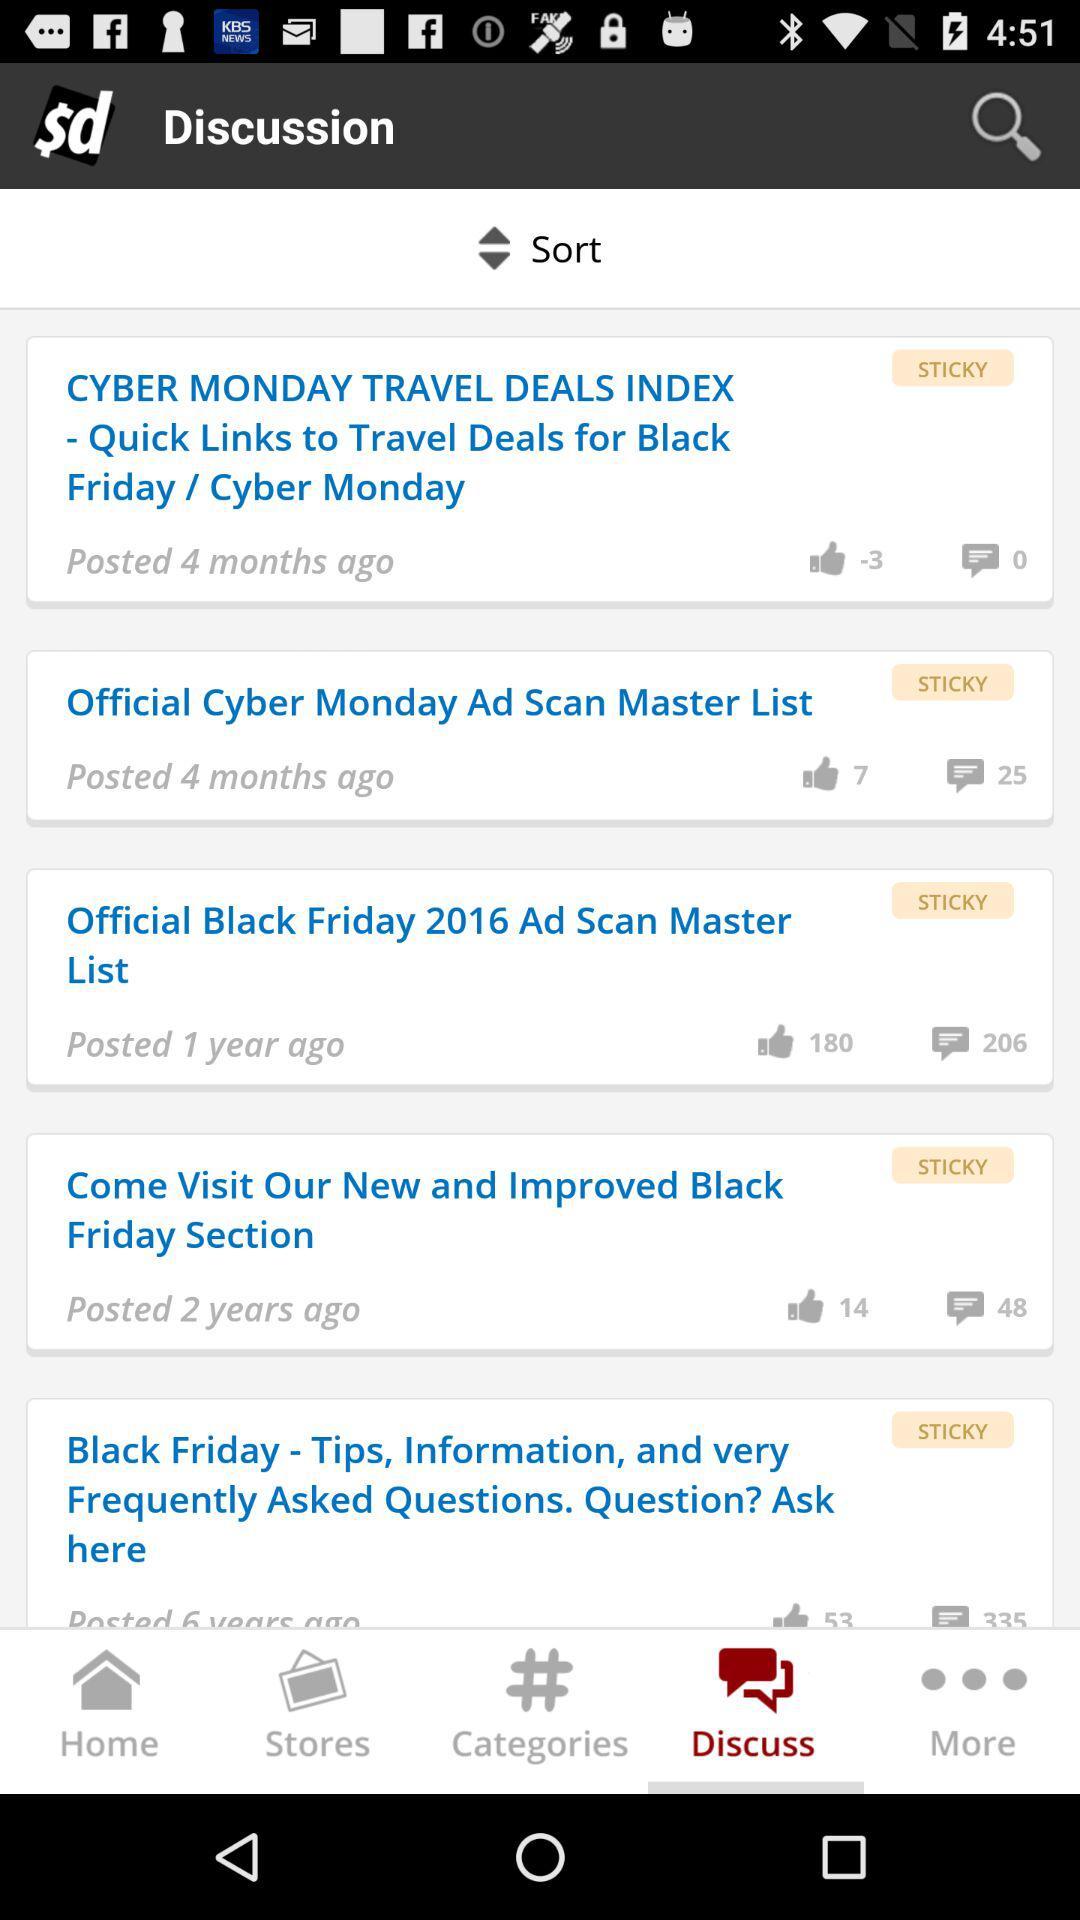 The height and width of the screenshot is (1920, 1080). I want to click on item below official black friday app, so click(205, 1042).